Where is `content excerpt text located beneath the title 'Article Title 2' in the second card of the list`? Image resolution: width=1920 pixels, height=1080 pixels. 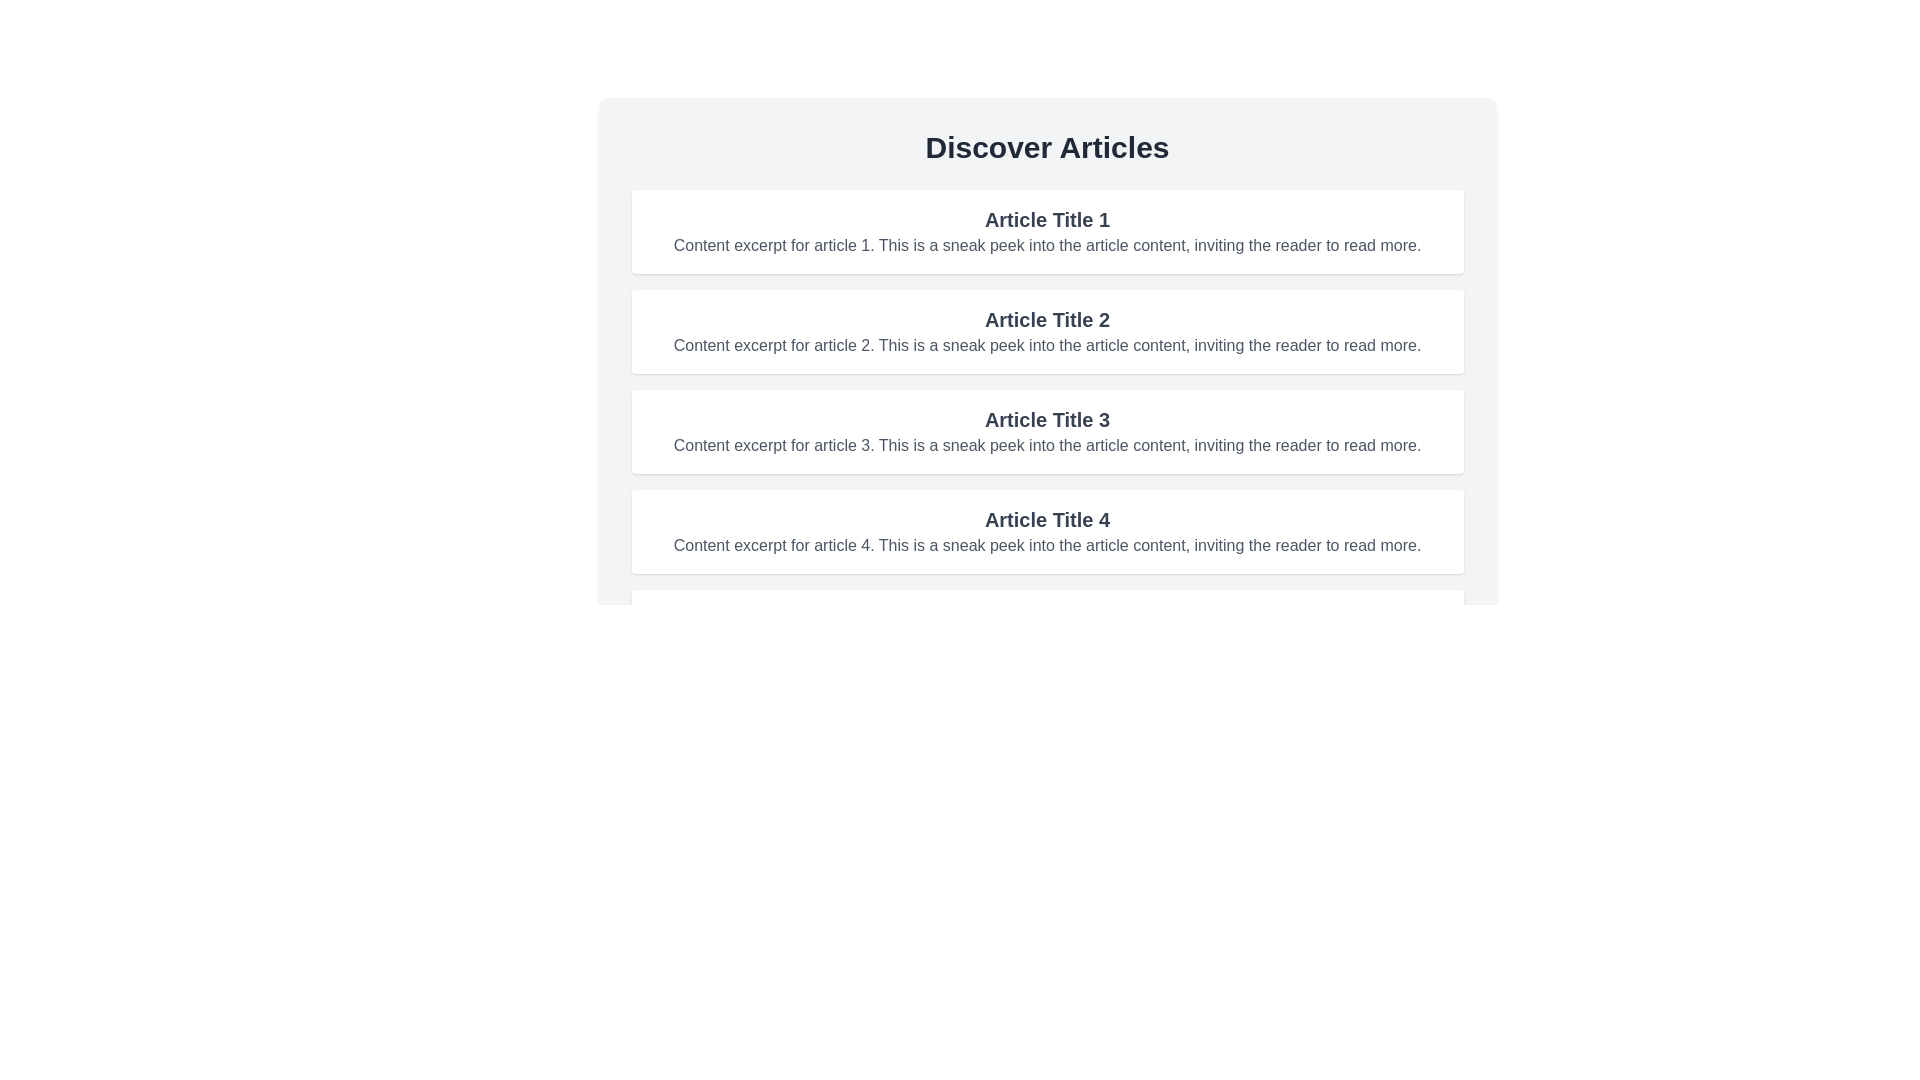
content excerpt text located beneath the title 'Article Title 2' in the second card of the list is located at coordinates (1046, 345).